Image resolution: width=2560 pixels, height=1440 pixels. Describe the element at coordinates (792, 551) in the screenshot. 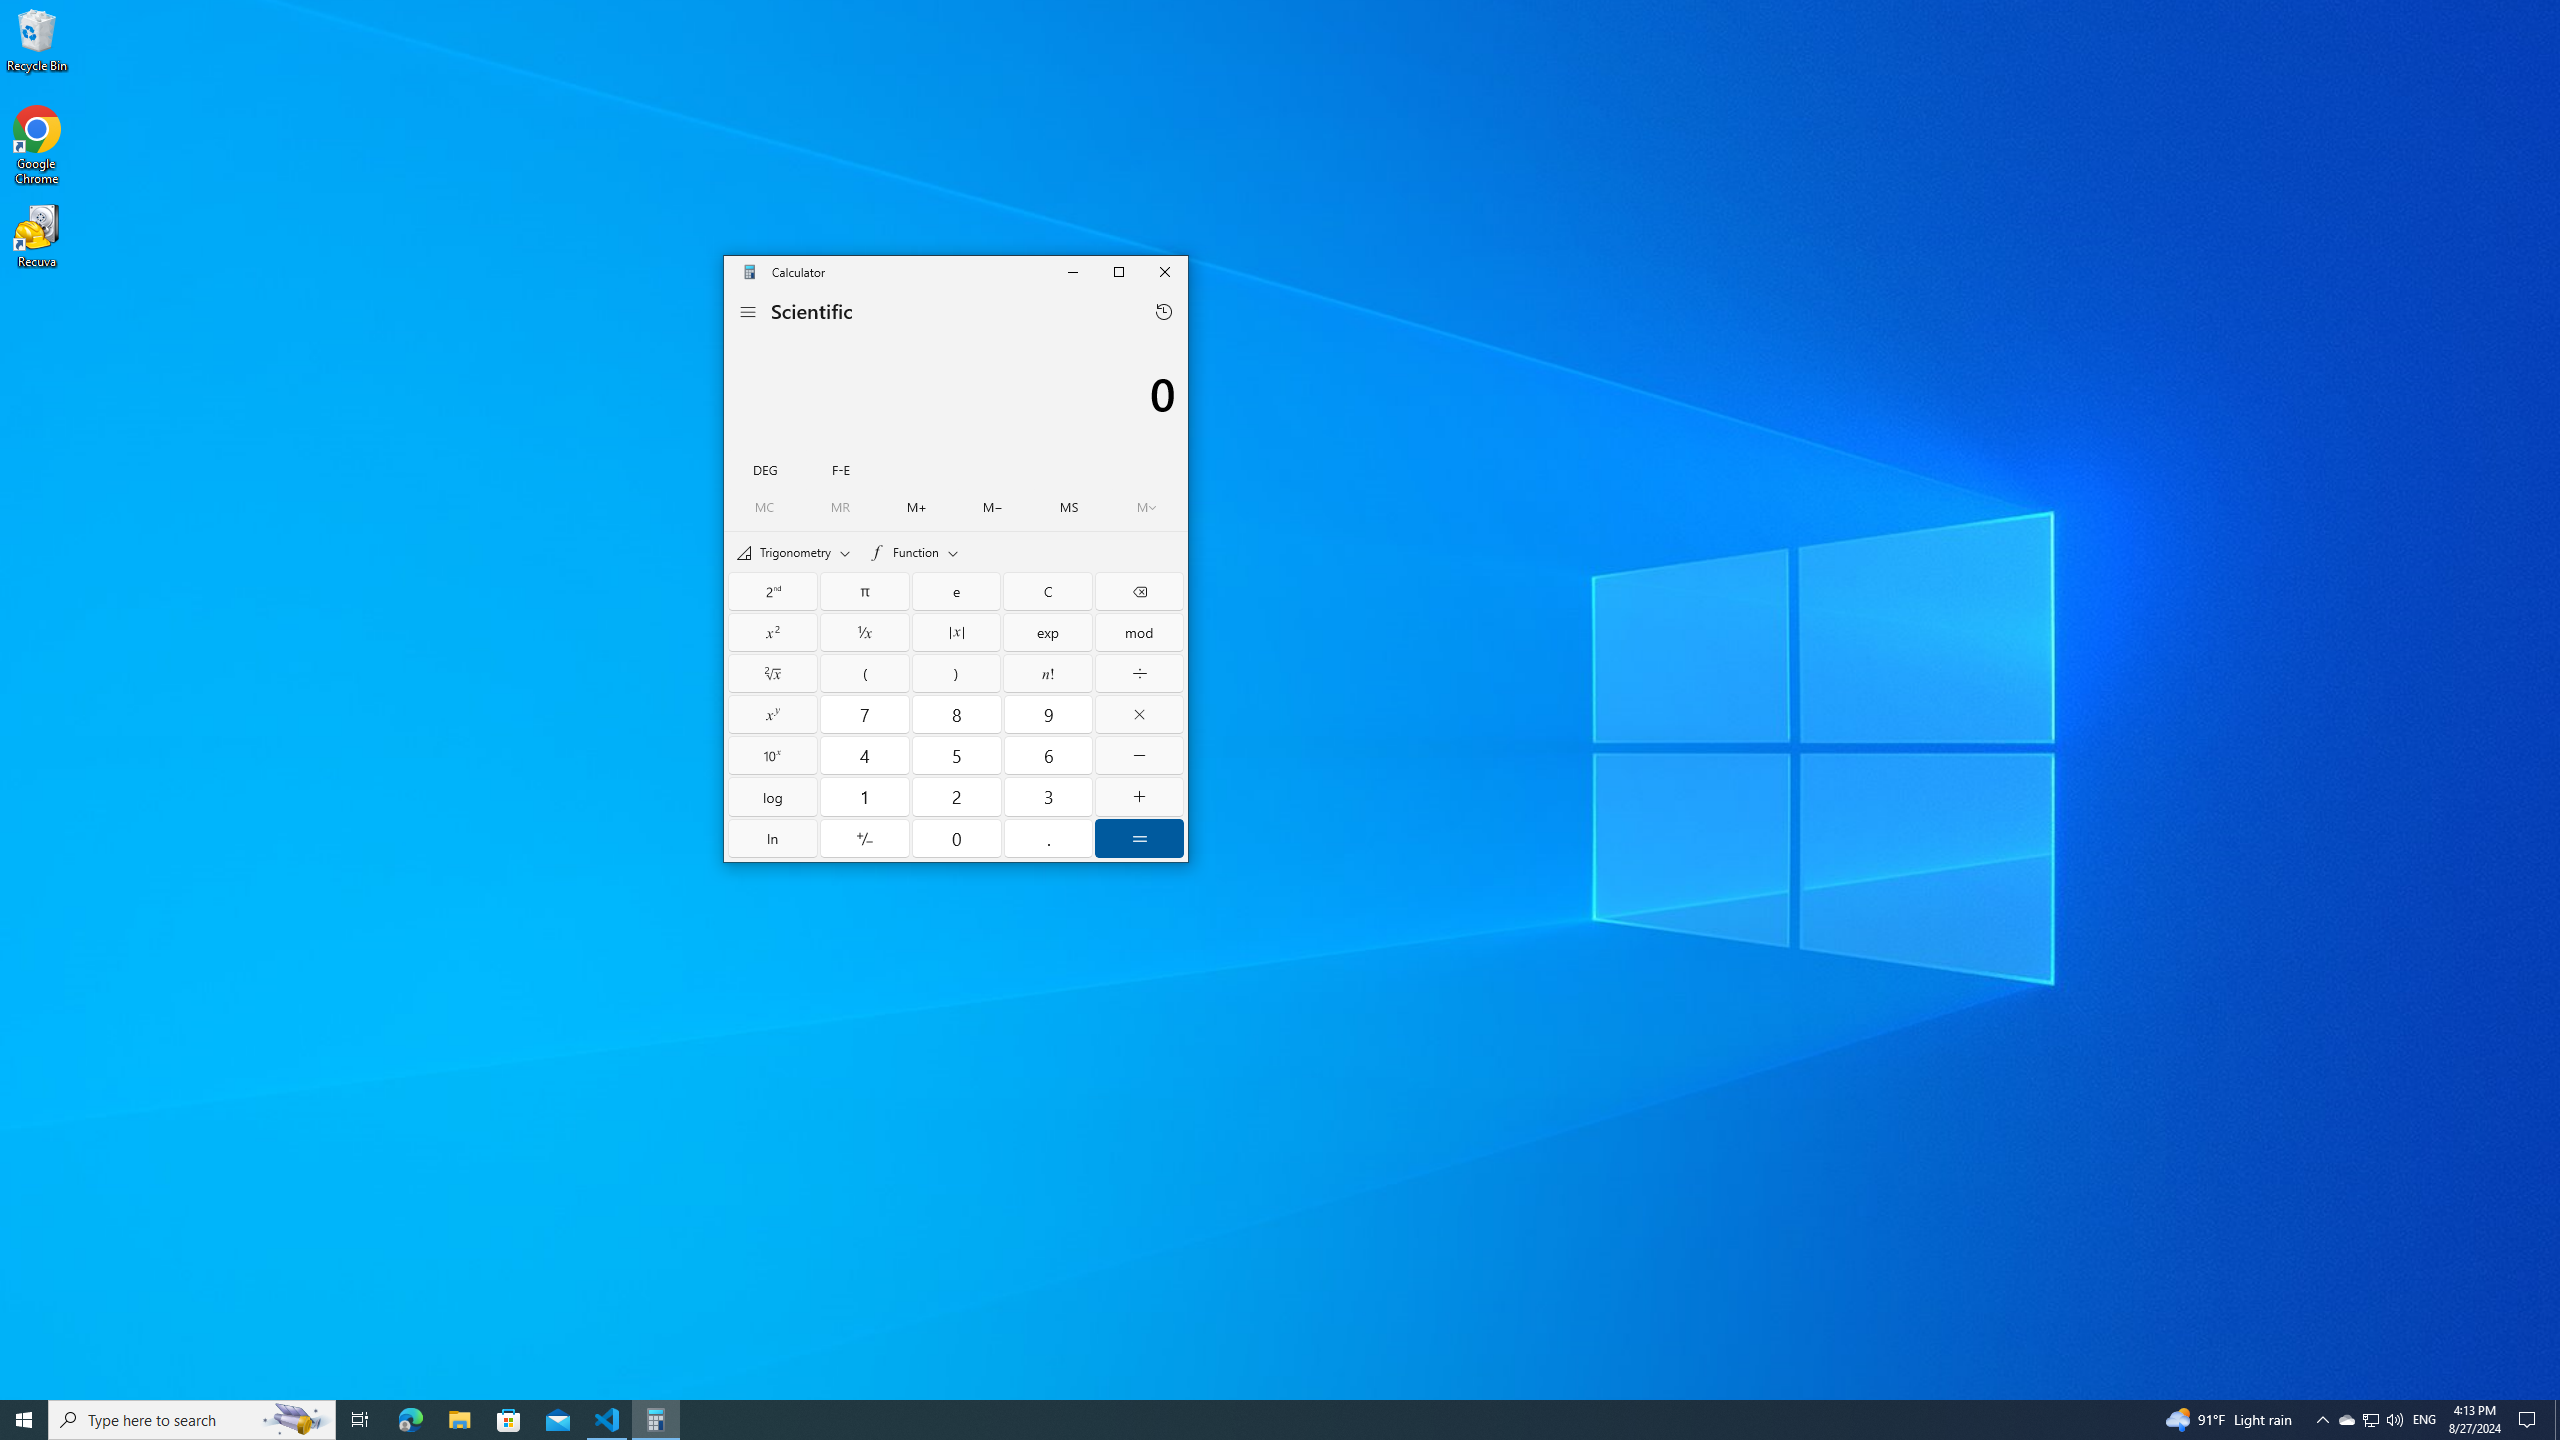

I see `'Trigonometry'` at that location.